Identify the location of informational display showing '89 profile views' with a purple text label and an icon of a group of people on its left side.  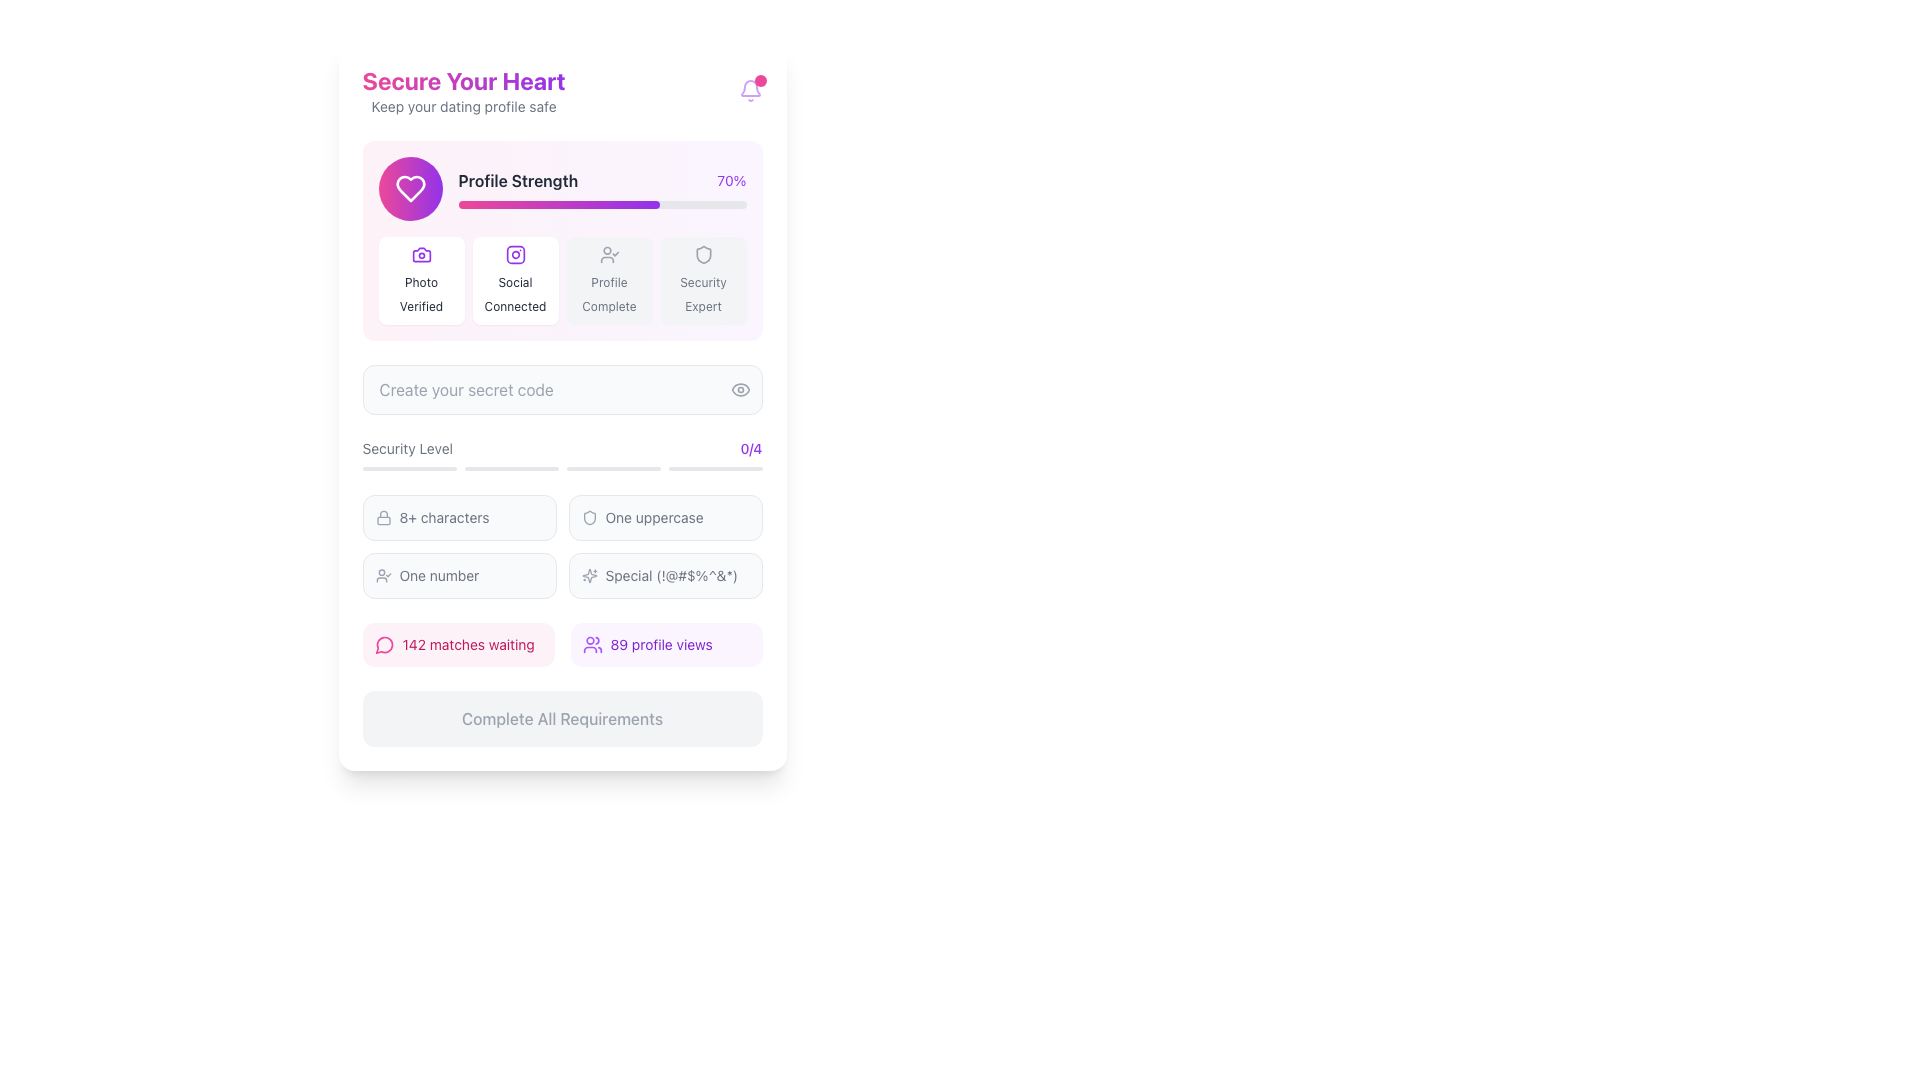
(666, 644).